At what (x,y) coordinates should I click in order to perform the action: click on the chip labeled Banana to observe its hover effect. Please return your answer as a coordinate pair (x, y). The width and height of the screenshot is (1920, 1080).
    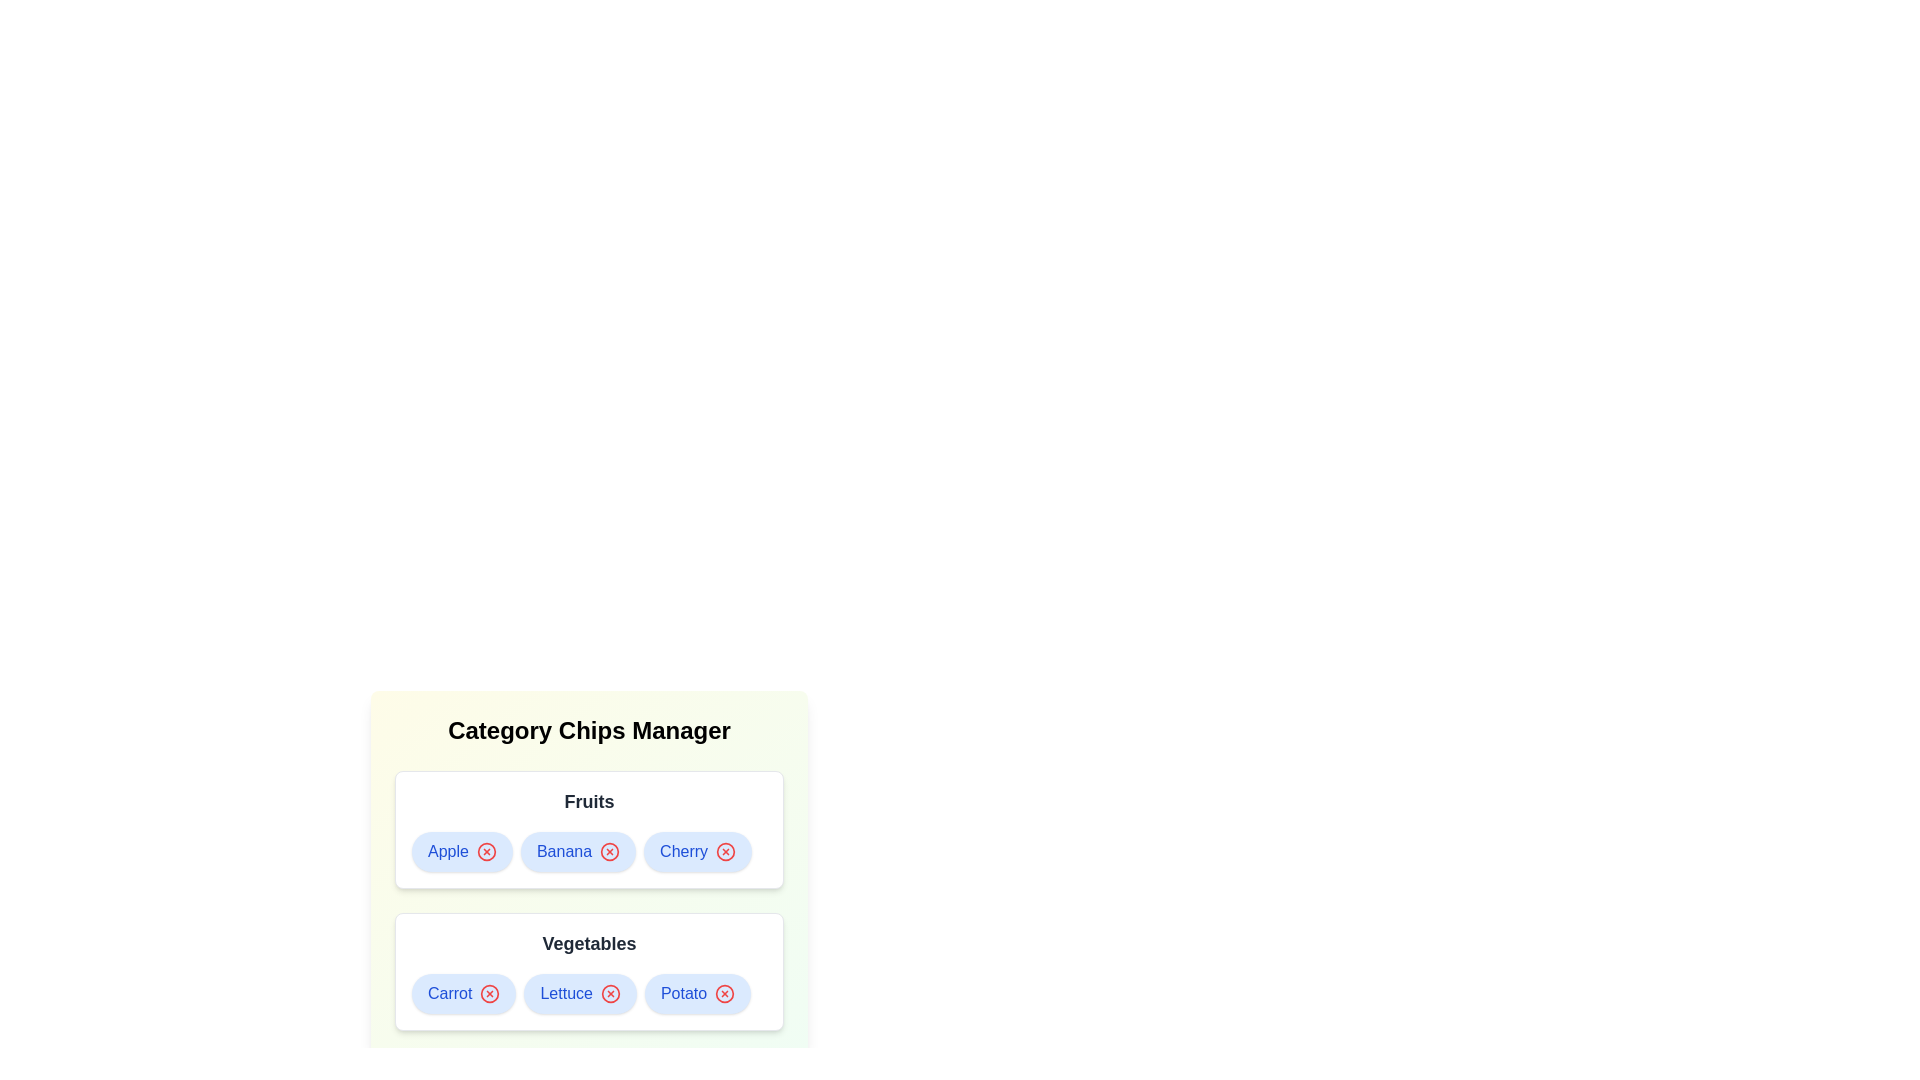
    Looking at the image, I should click on (576, 852).